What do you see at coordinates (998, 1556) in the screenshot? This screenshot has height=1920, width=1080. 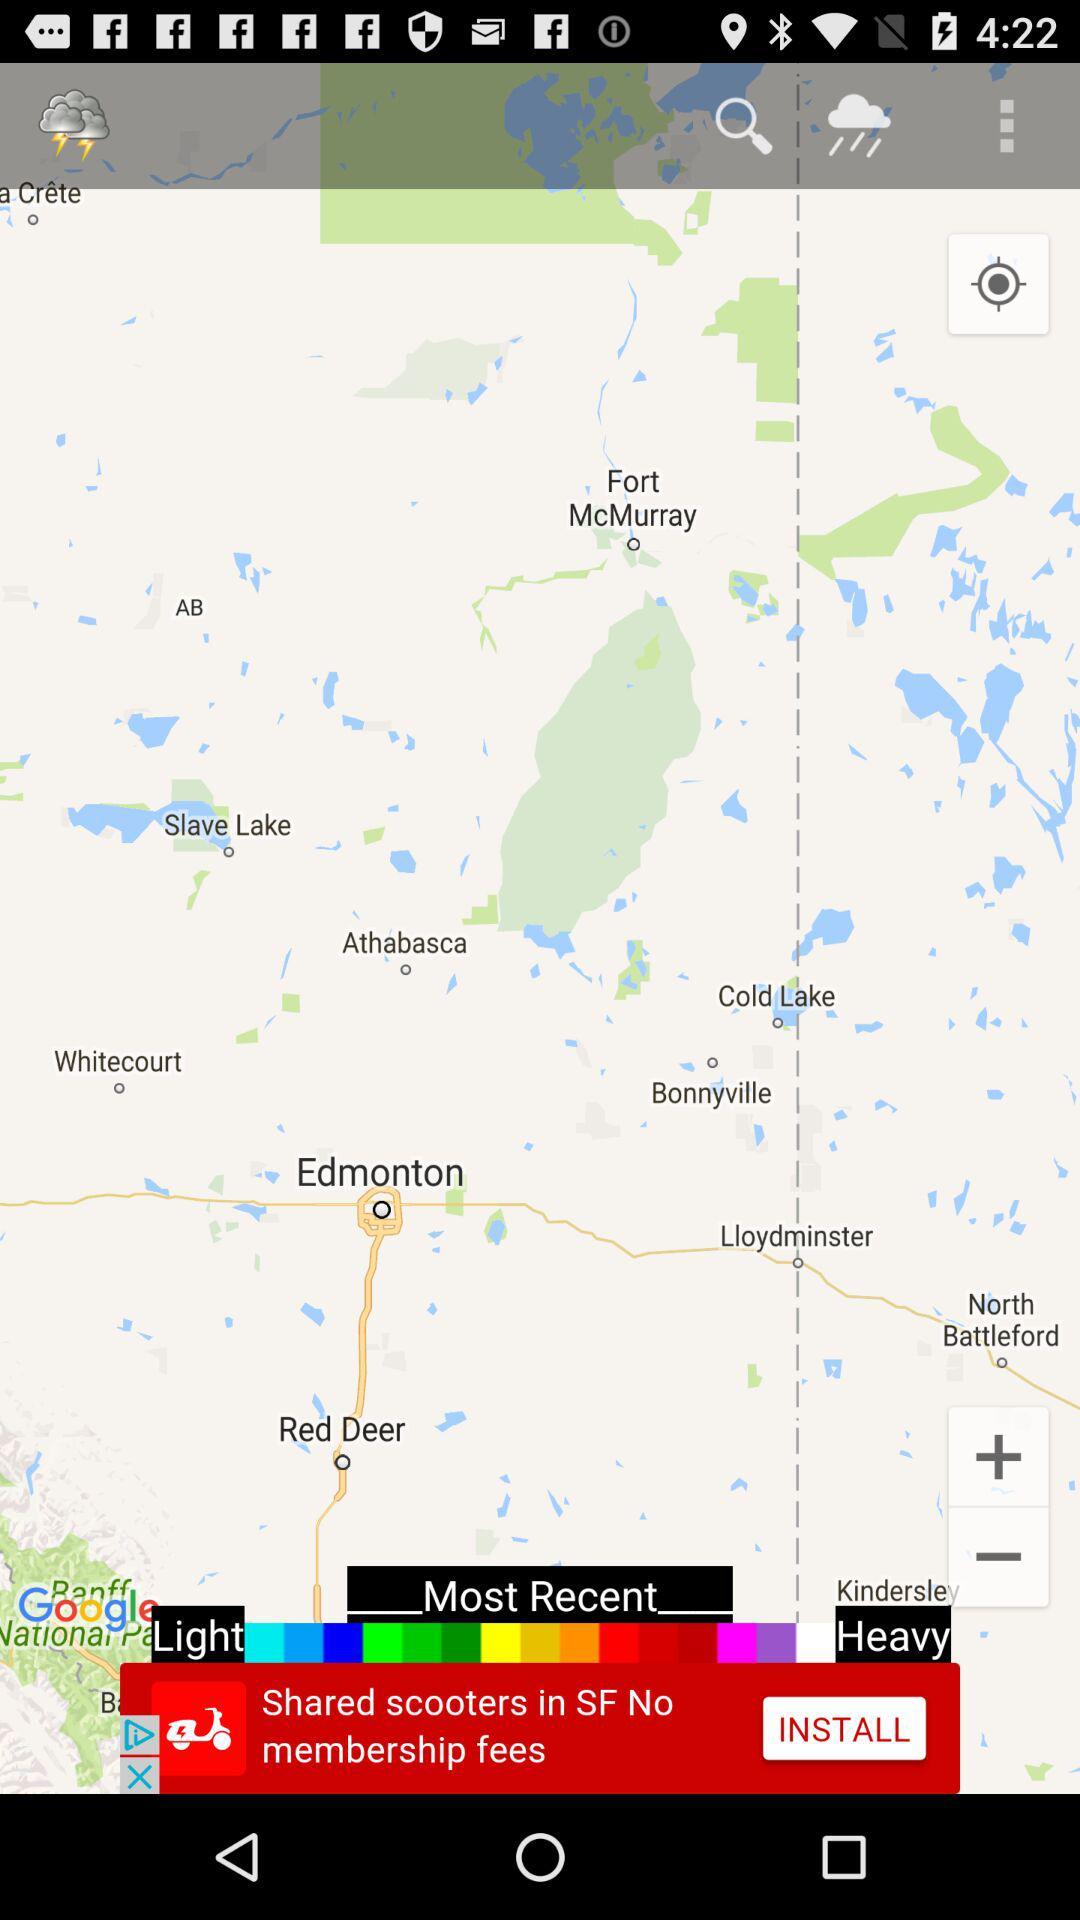 I see `the add icon` at bounding box center [998, 1556].